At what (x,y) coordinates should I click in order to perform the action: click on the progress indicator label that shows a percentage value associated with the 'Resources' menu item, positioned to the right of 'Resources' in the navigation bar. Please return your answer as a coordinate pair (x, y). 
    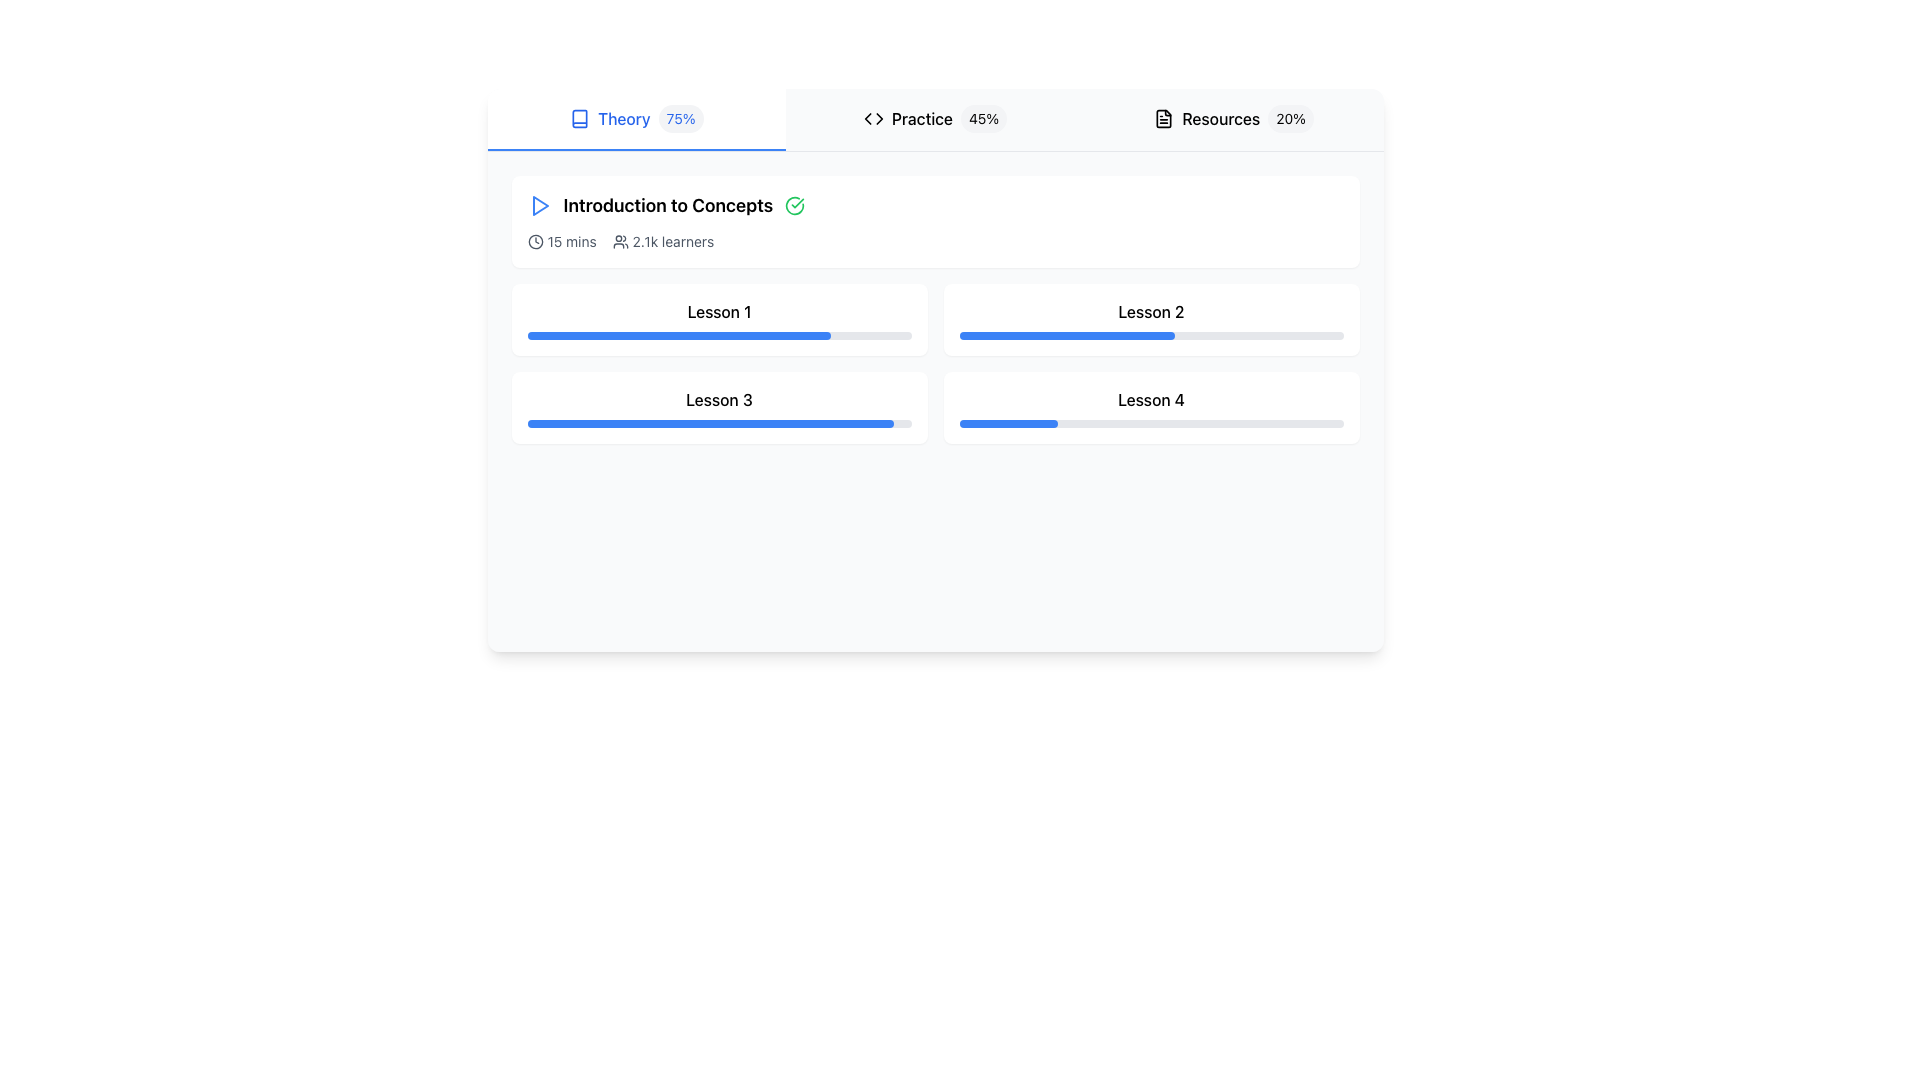
    Looking at the image, I should click on (1291, 119).